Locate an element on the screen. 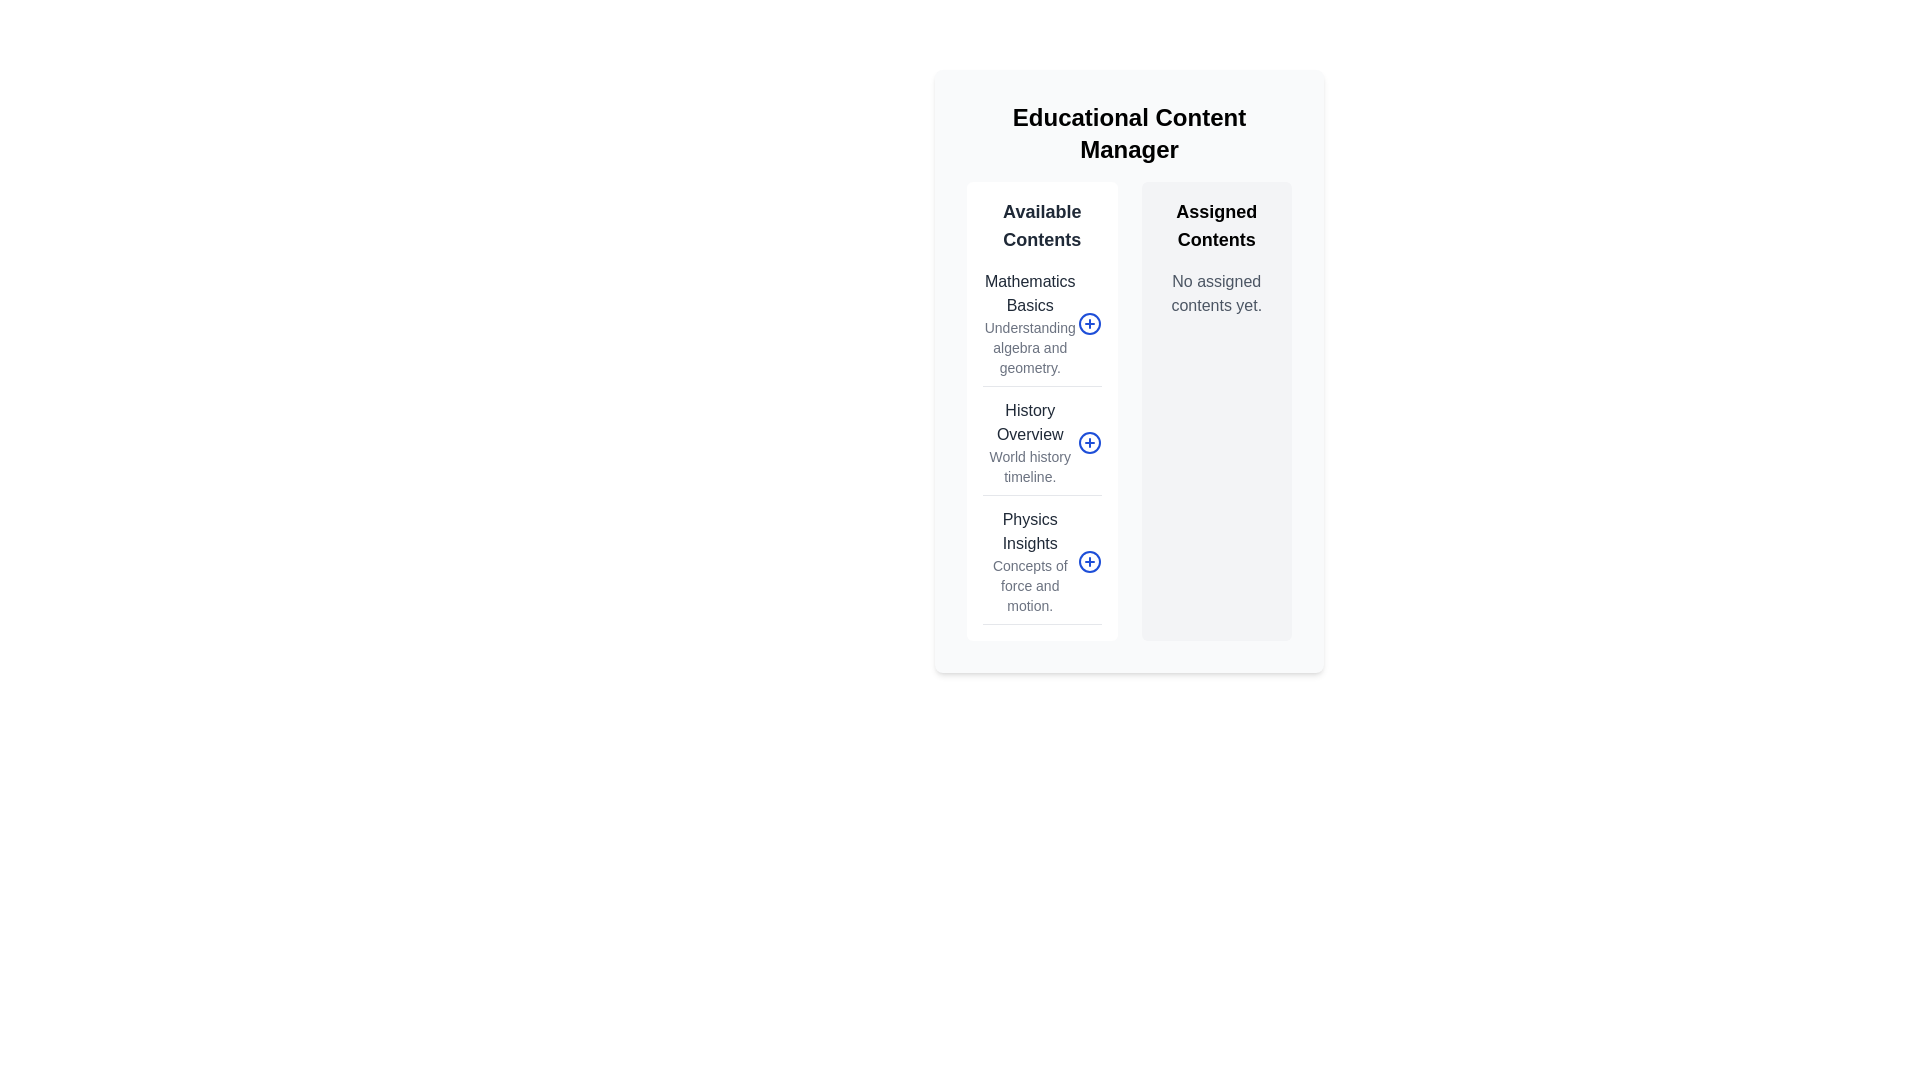 This screenshot has width=1920, height=1080. the plus sign button in the 'History Overview' component located under 'Available Contents' to transfer content is located at coordinates (1041, 446).